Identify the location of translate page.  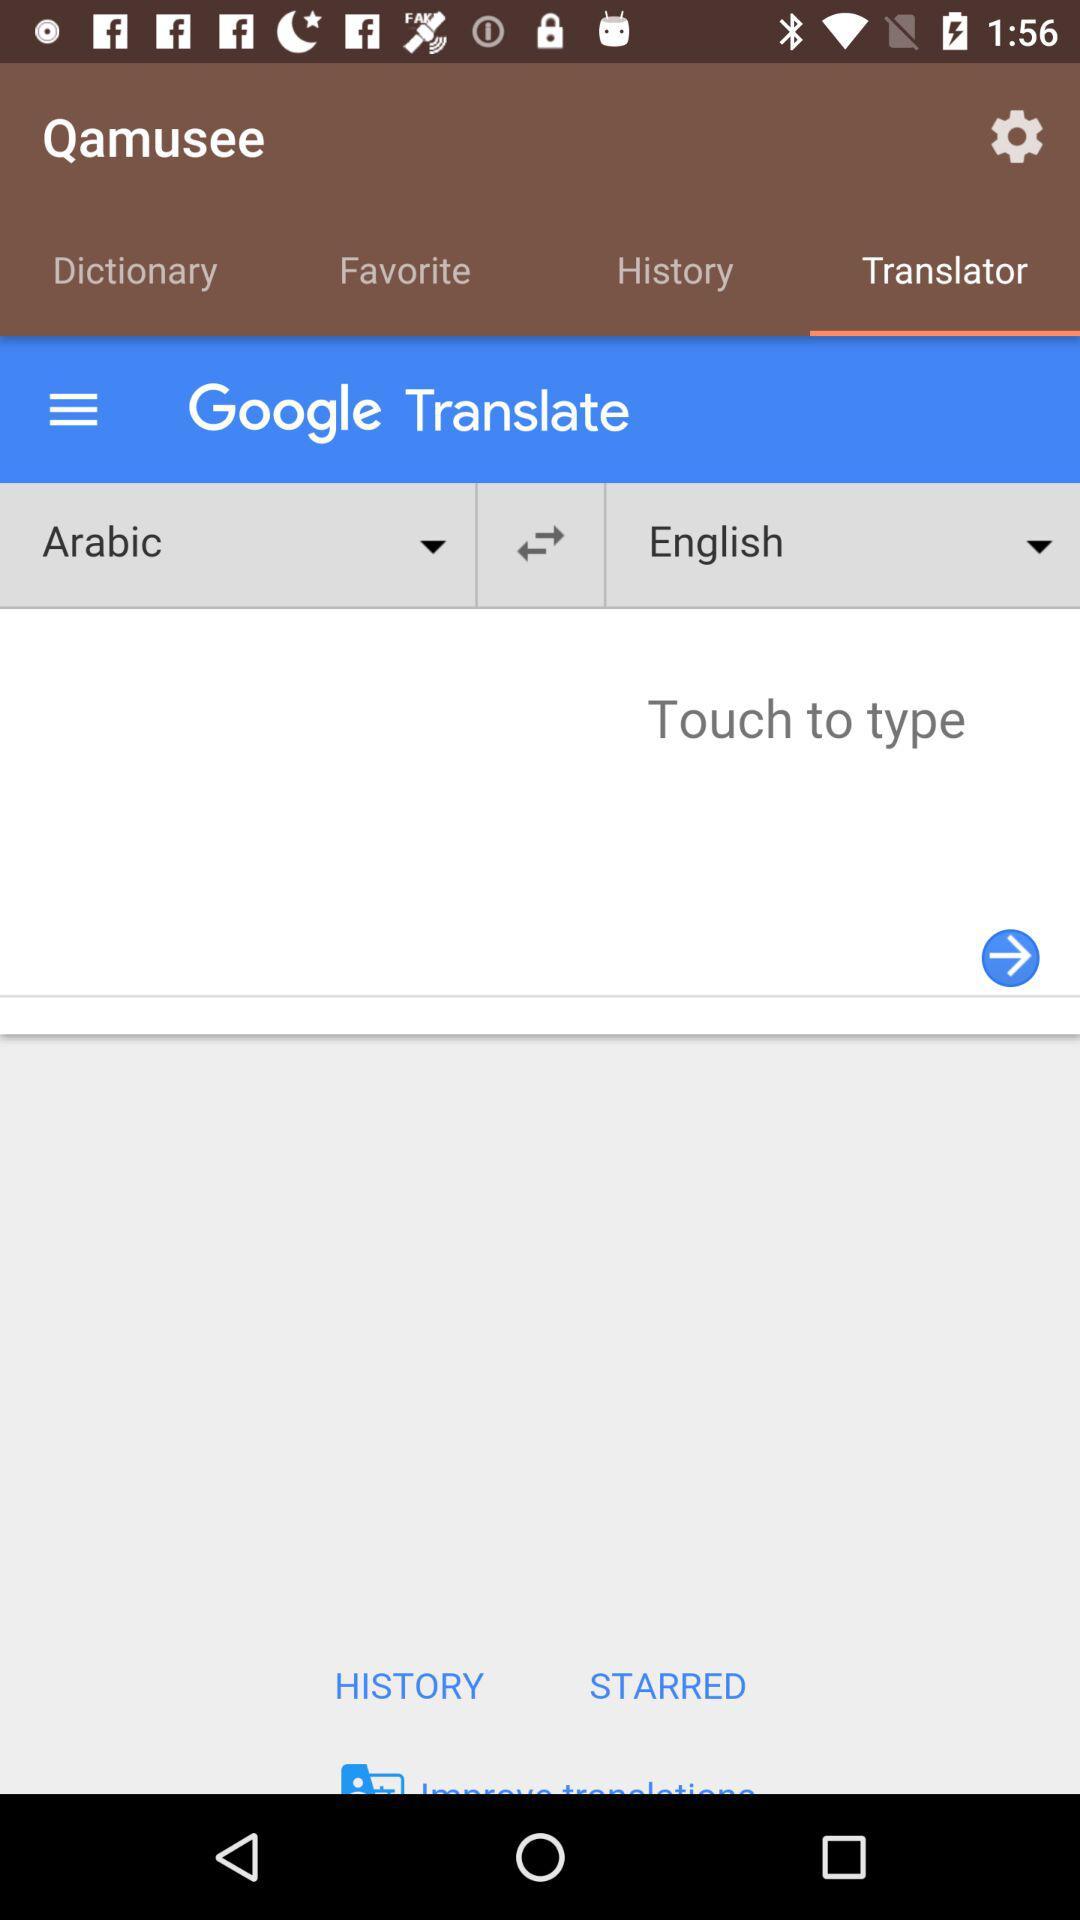
(540, 1064).